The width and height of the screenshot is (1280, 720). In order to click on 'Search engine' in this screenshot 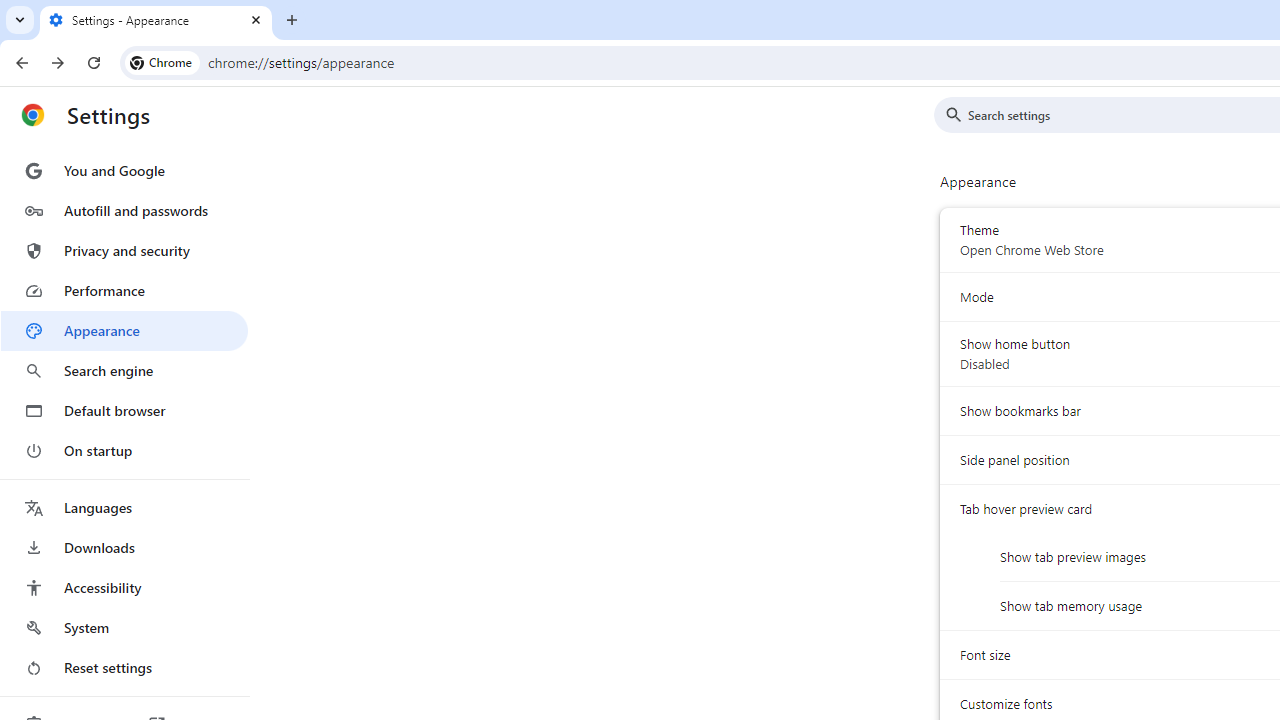, I will do `click(123, 371)`.